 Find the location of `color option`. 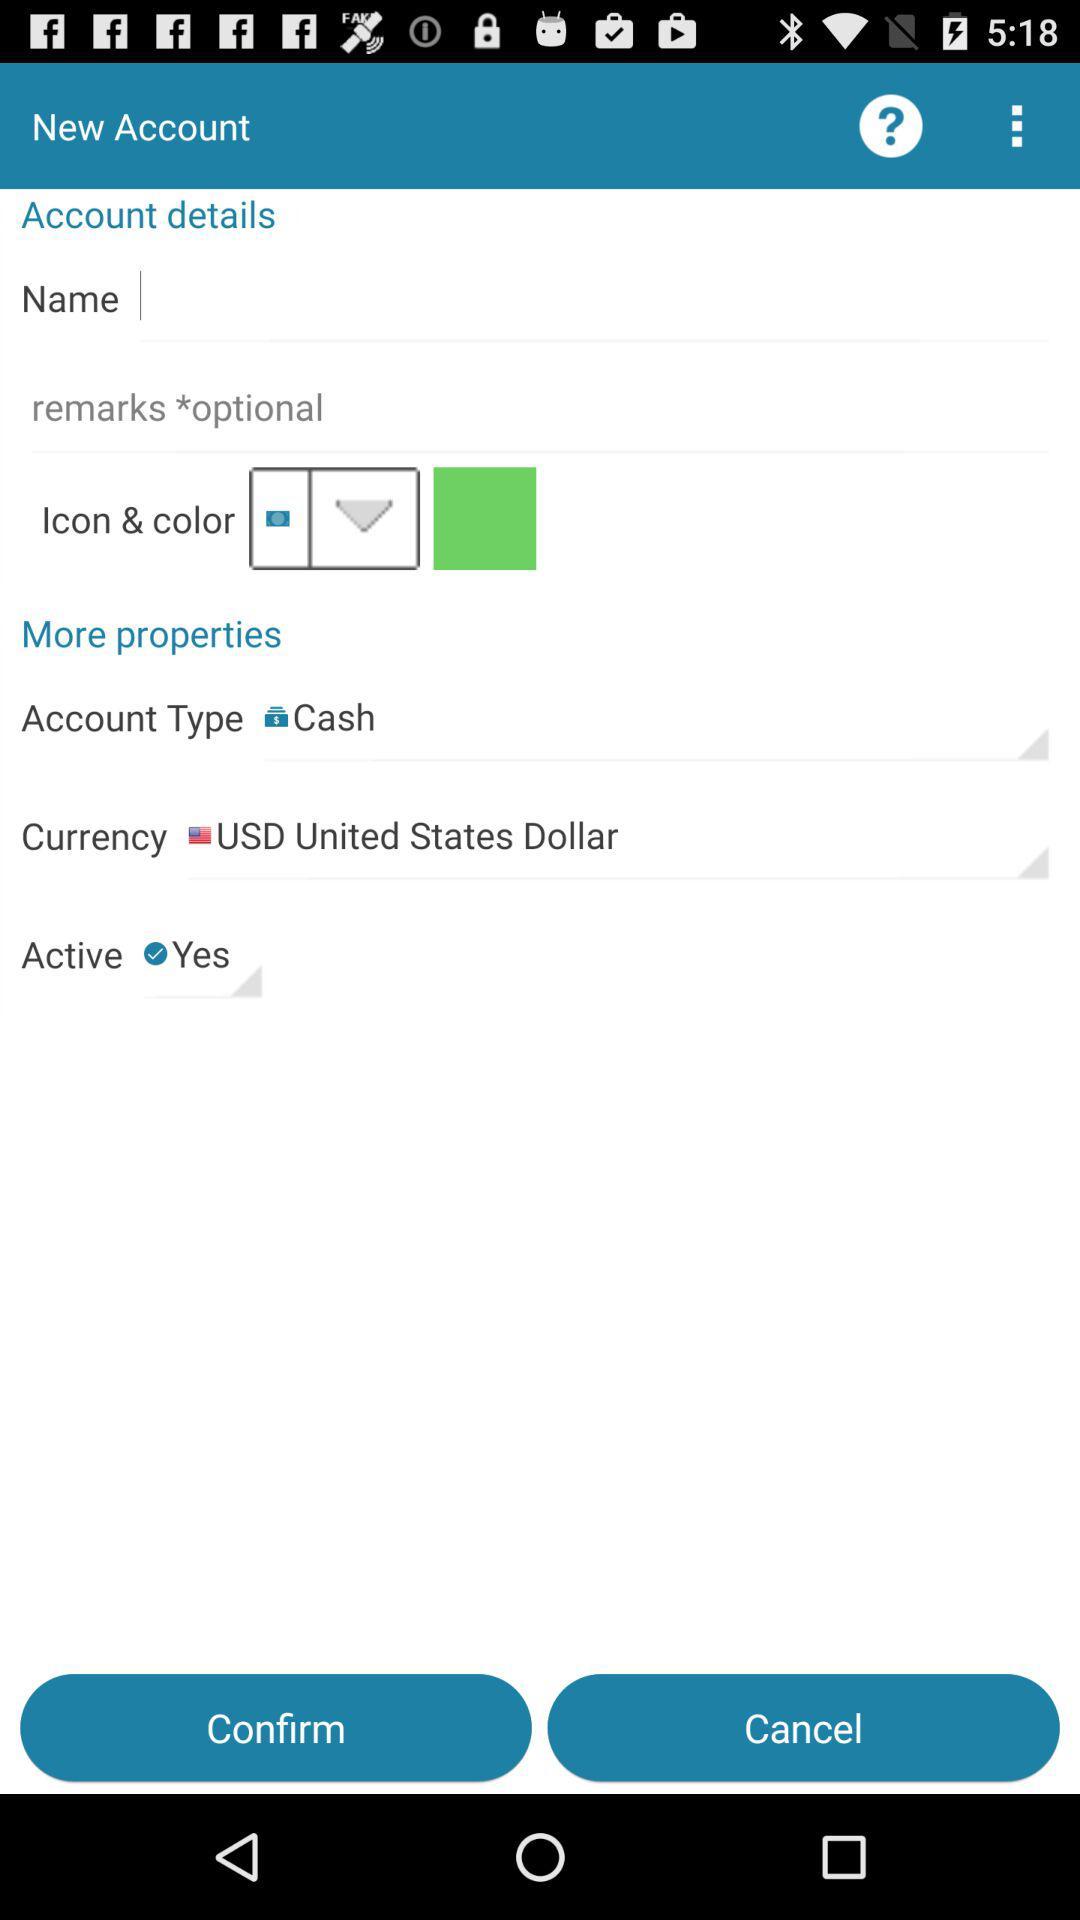

color option is located at coordinates (484, 518).